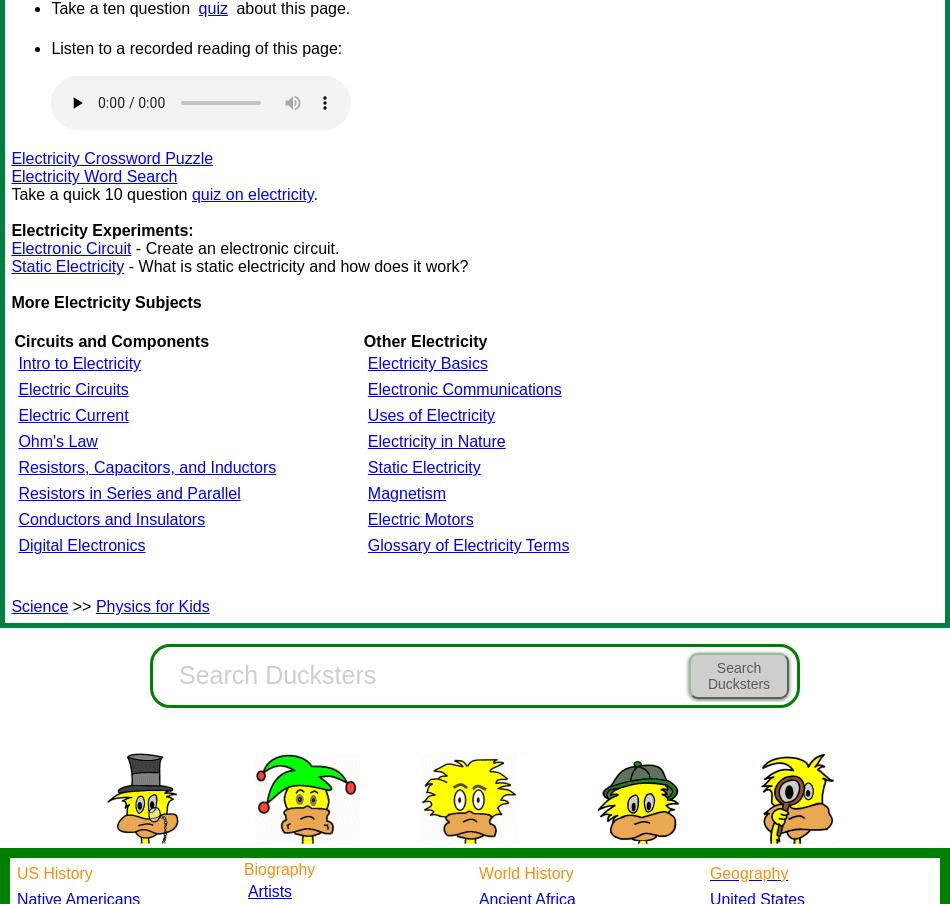  What do you see at coordinates (11, 176) in the screenshot?
I see `'Electricity Word Search'` at bounding box center [11, 176].